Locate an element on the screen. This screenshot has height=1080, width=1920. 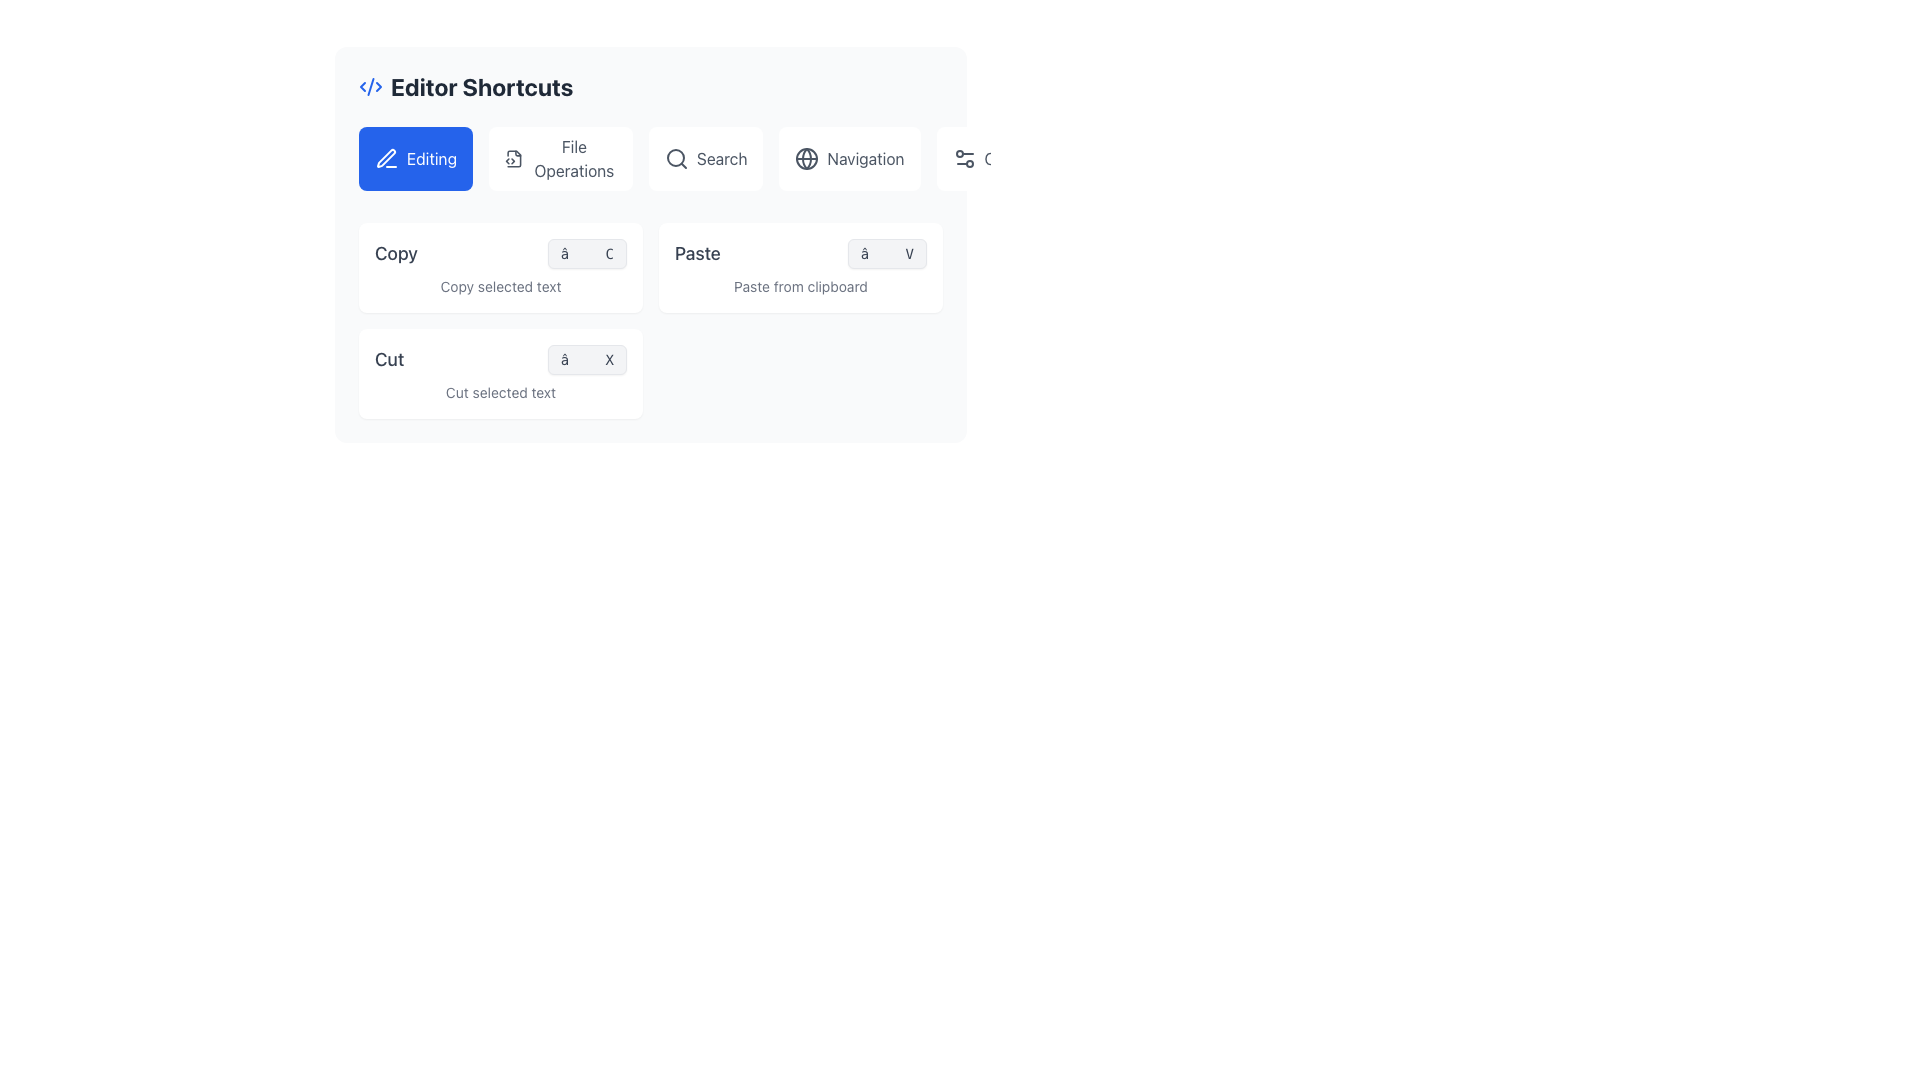
the small SVG icon representing a document with code elements, located adjacent to the text label 'File Operations', as a static visual indicator is located at coordinates (514, 157).